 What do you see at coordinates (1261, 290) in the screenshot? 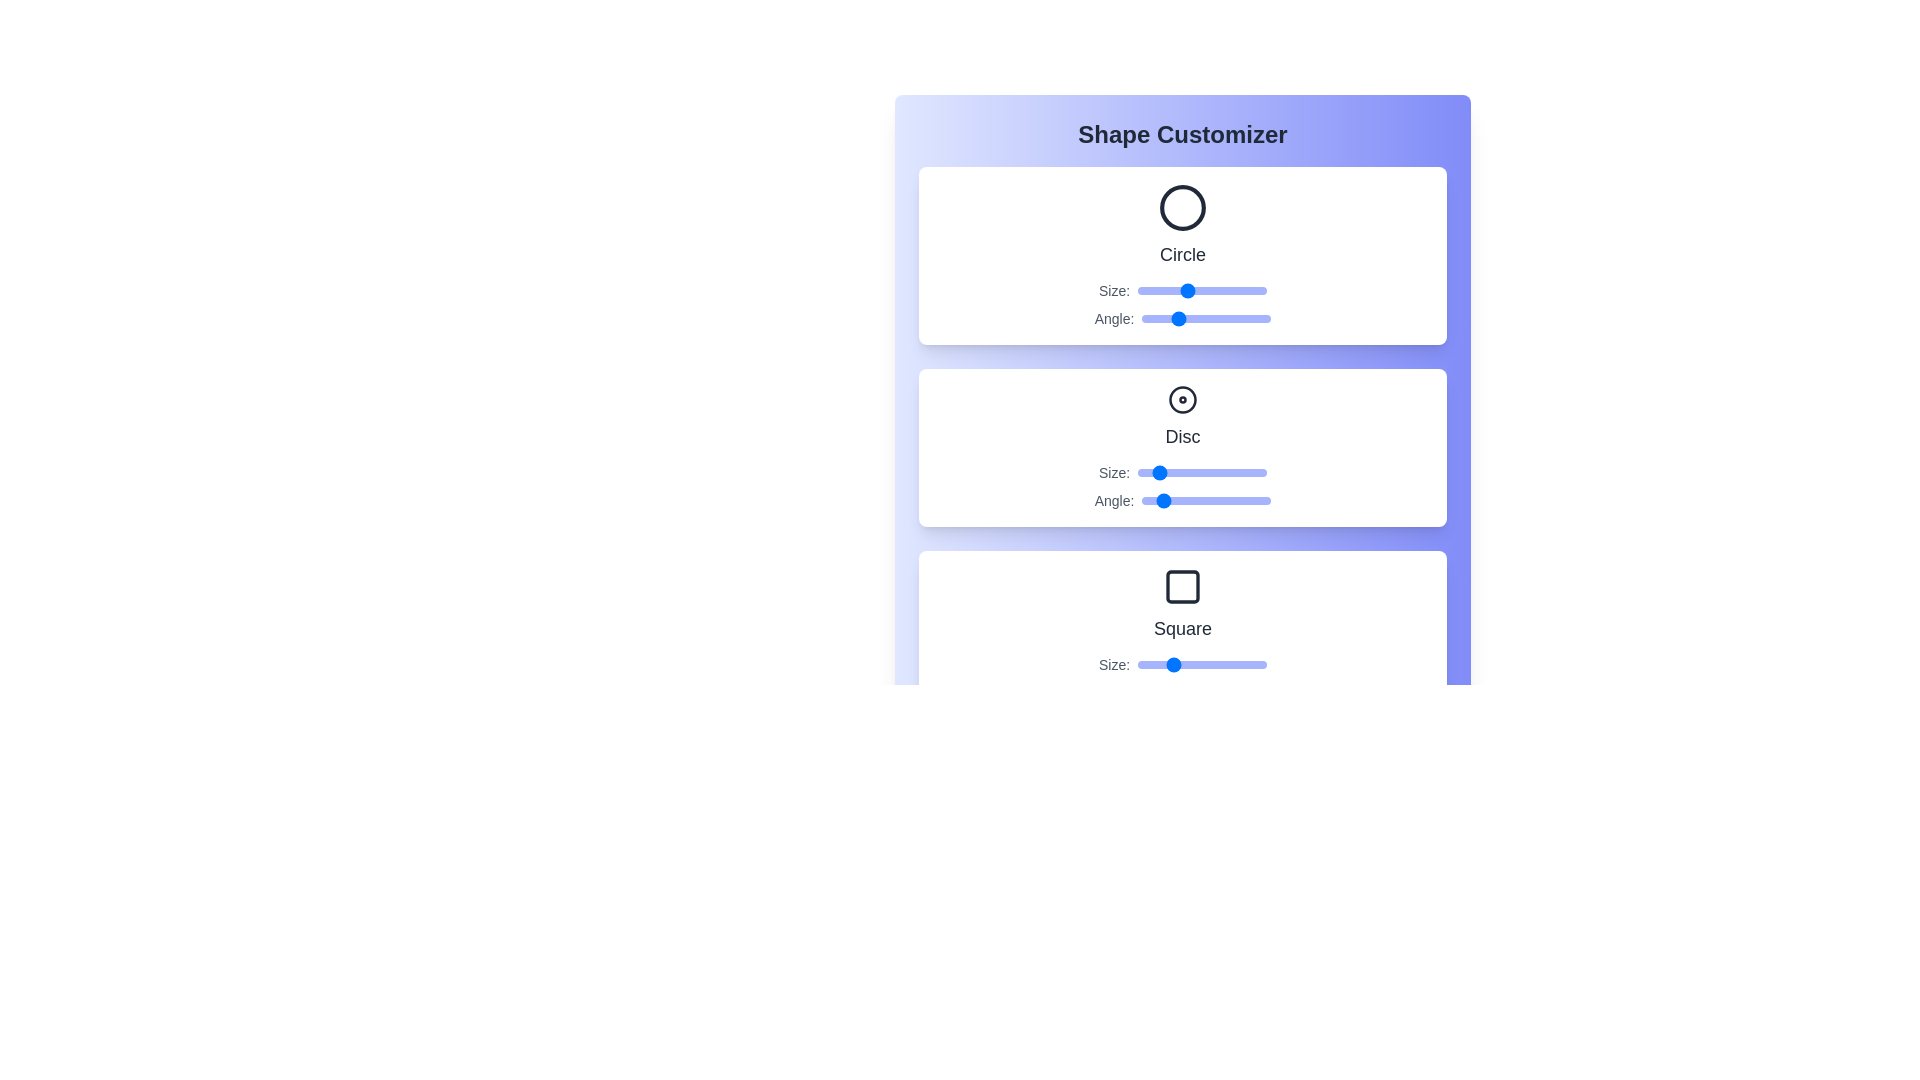
I see `the Circle size slider to 97` at bounding box center [1261, 290].